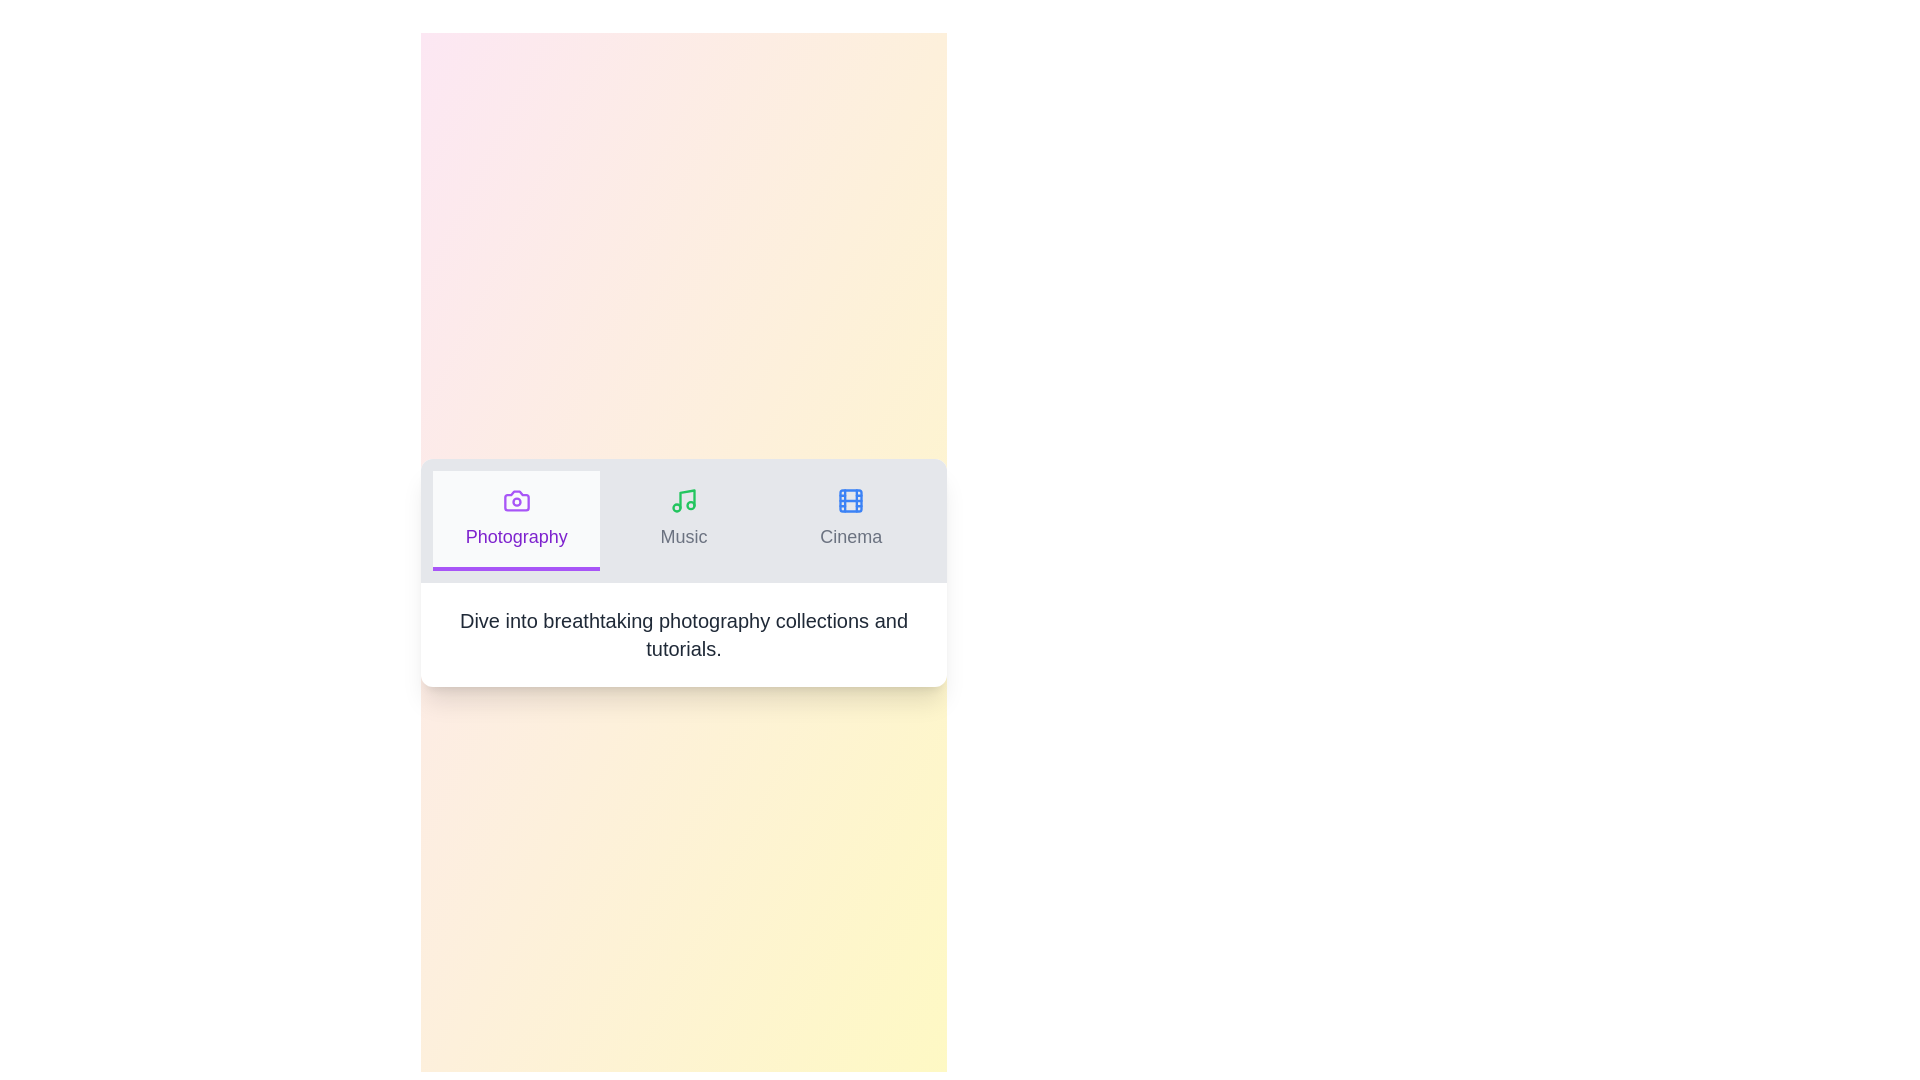 The height and width of the screenshot is (1080, 1920). Describe the element at coordinates (516, 519) in the screenshot. I see `the Photography tab by clicking its button` at that location.